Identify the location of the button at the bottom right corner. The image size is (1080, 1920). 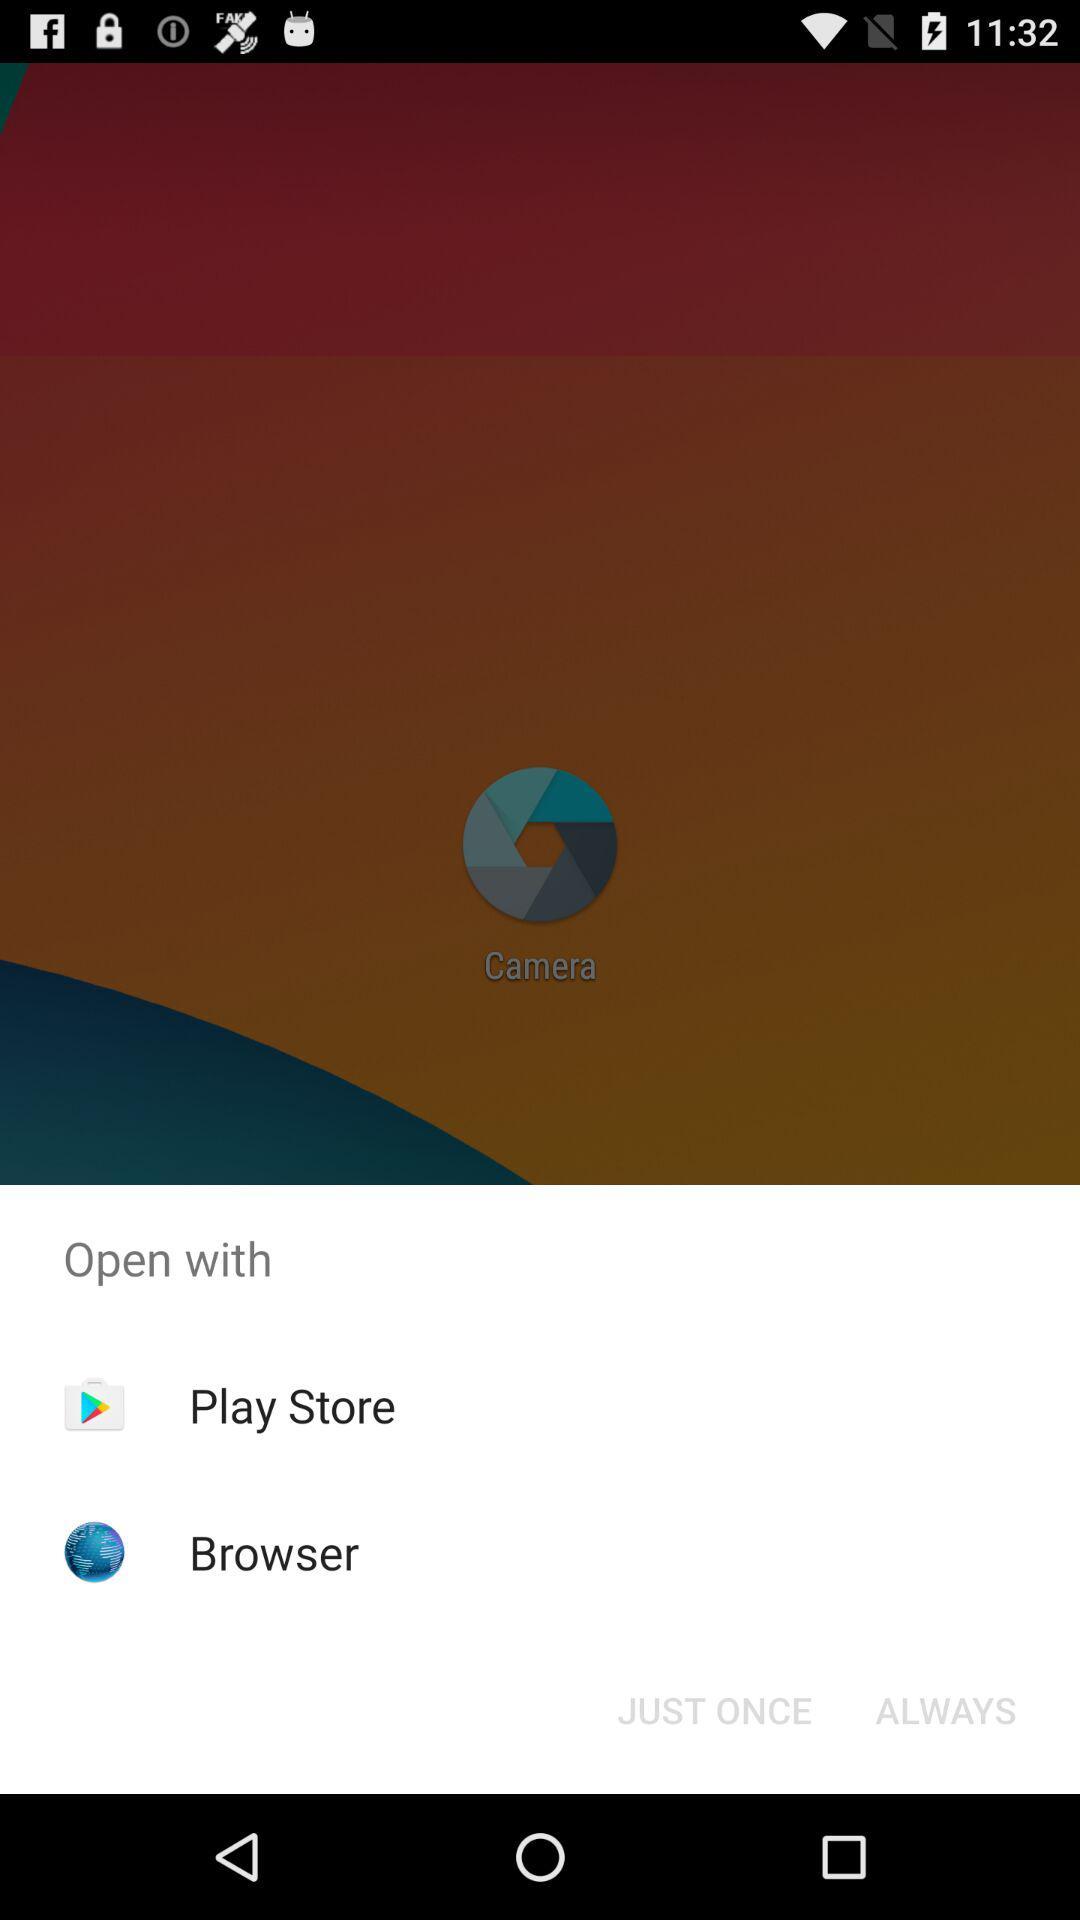
(945, 1708).